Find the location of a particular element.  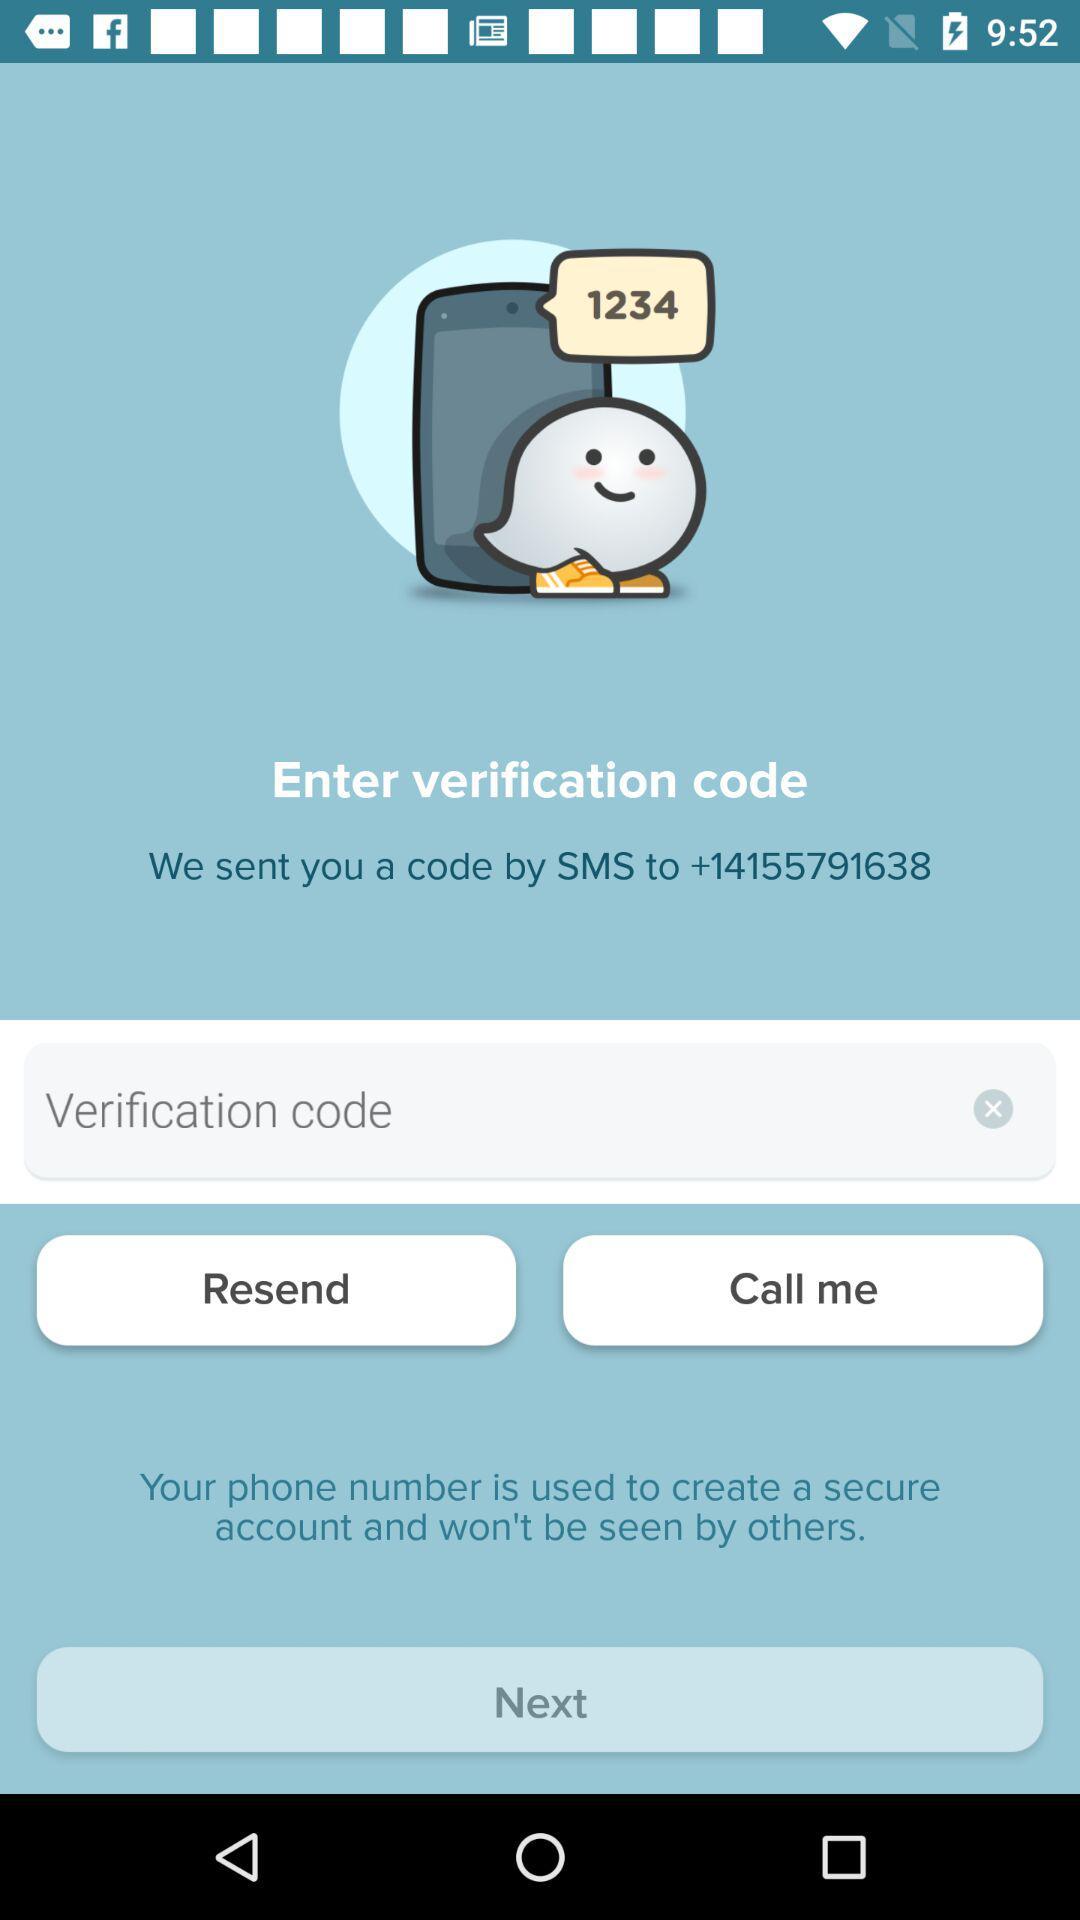

the item to the right of resend item is located at coordinates (802, 1295).